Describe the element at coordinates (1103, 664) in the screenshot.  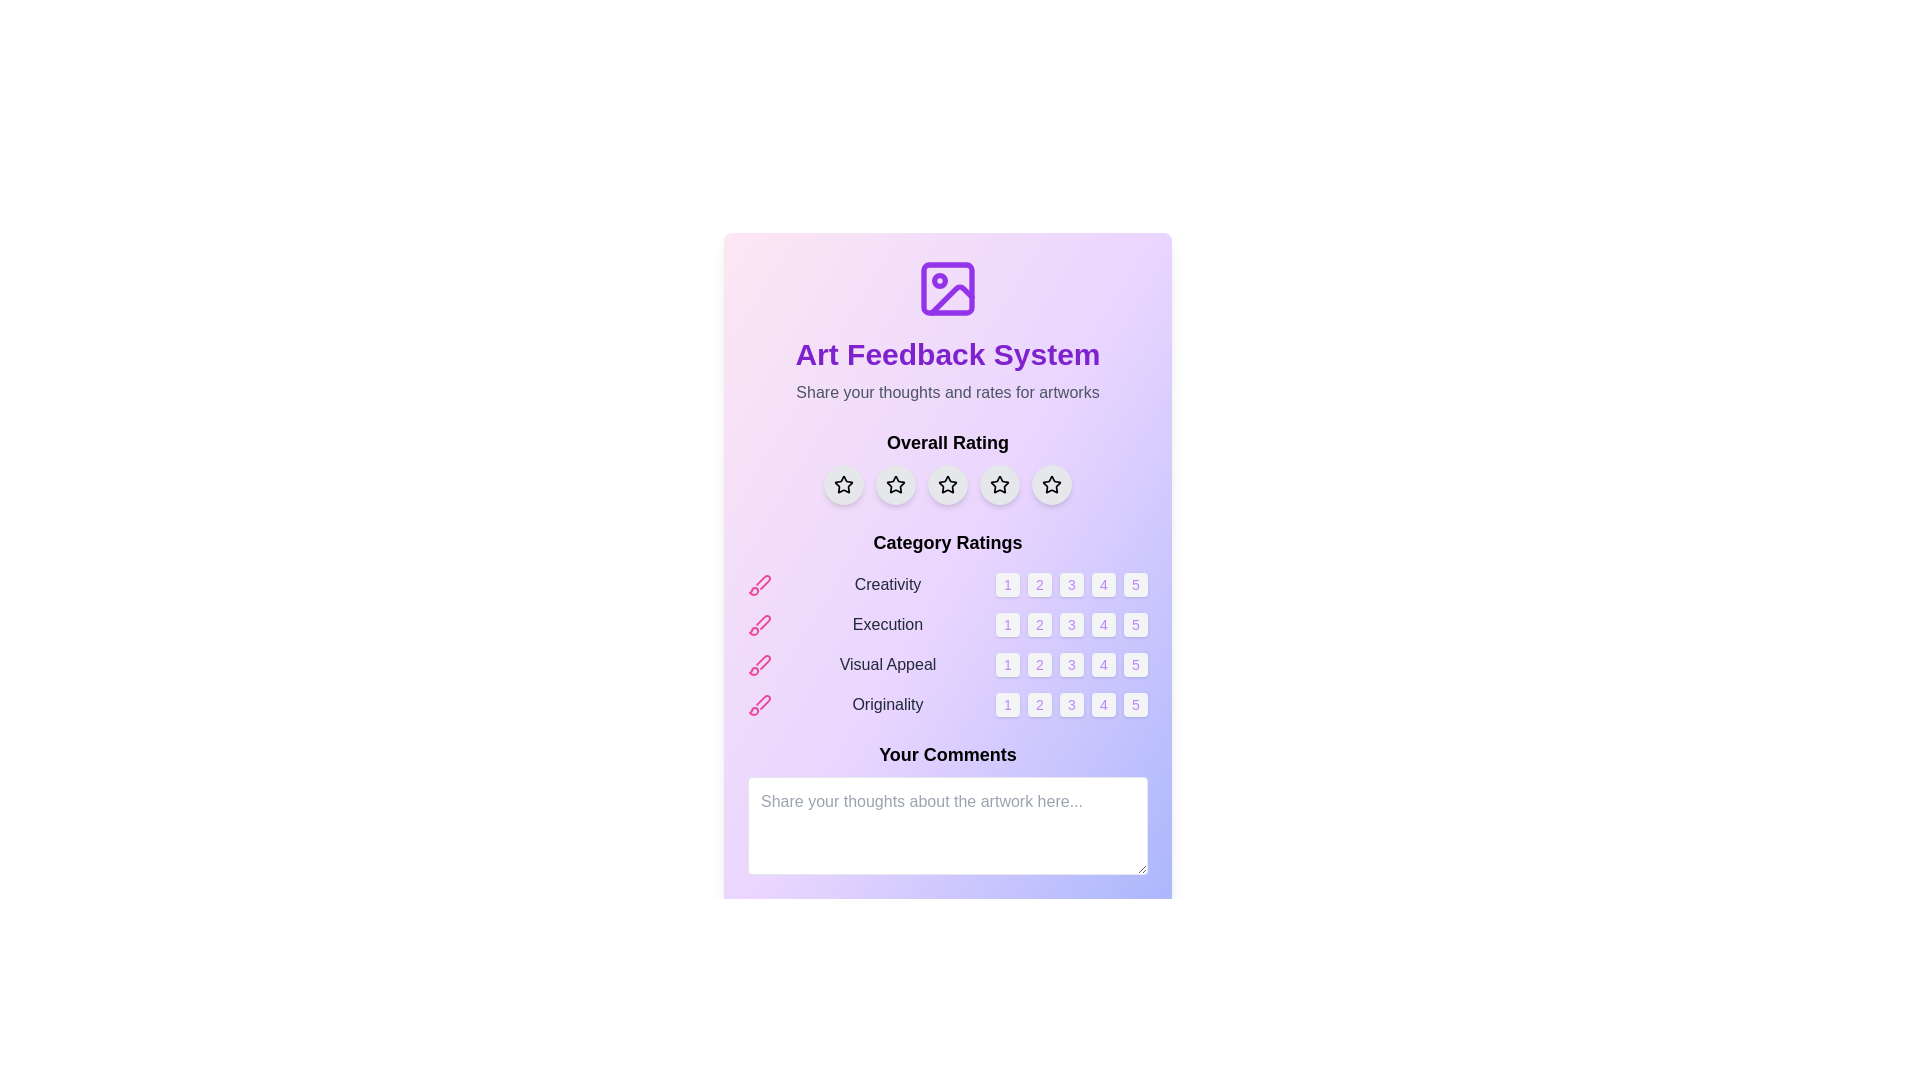
I see `the small, rounded square button with the number '4' centered in it, which is located under the 'Visual Appeal' category heading` at that location.